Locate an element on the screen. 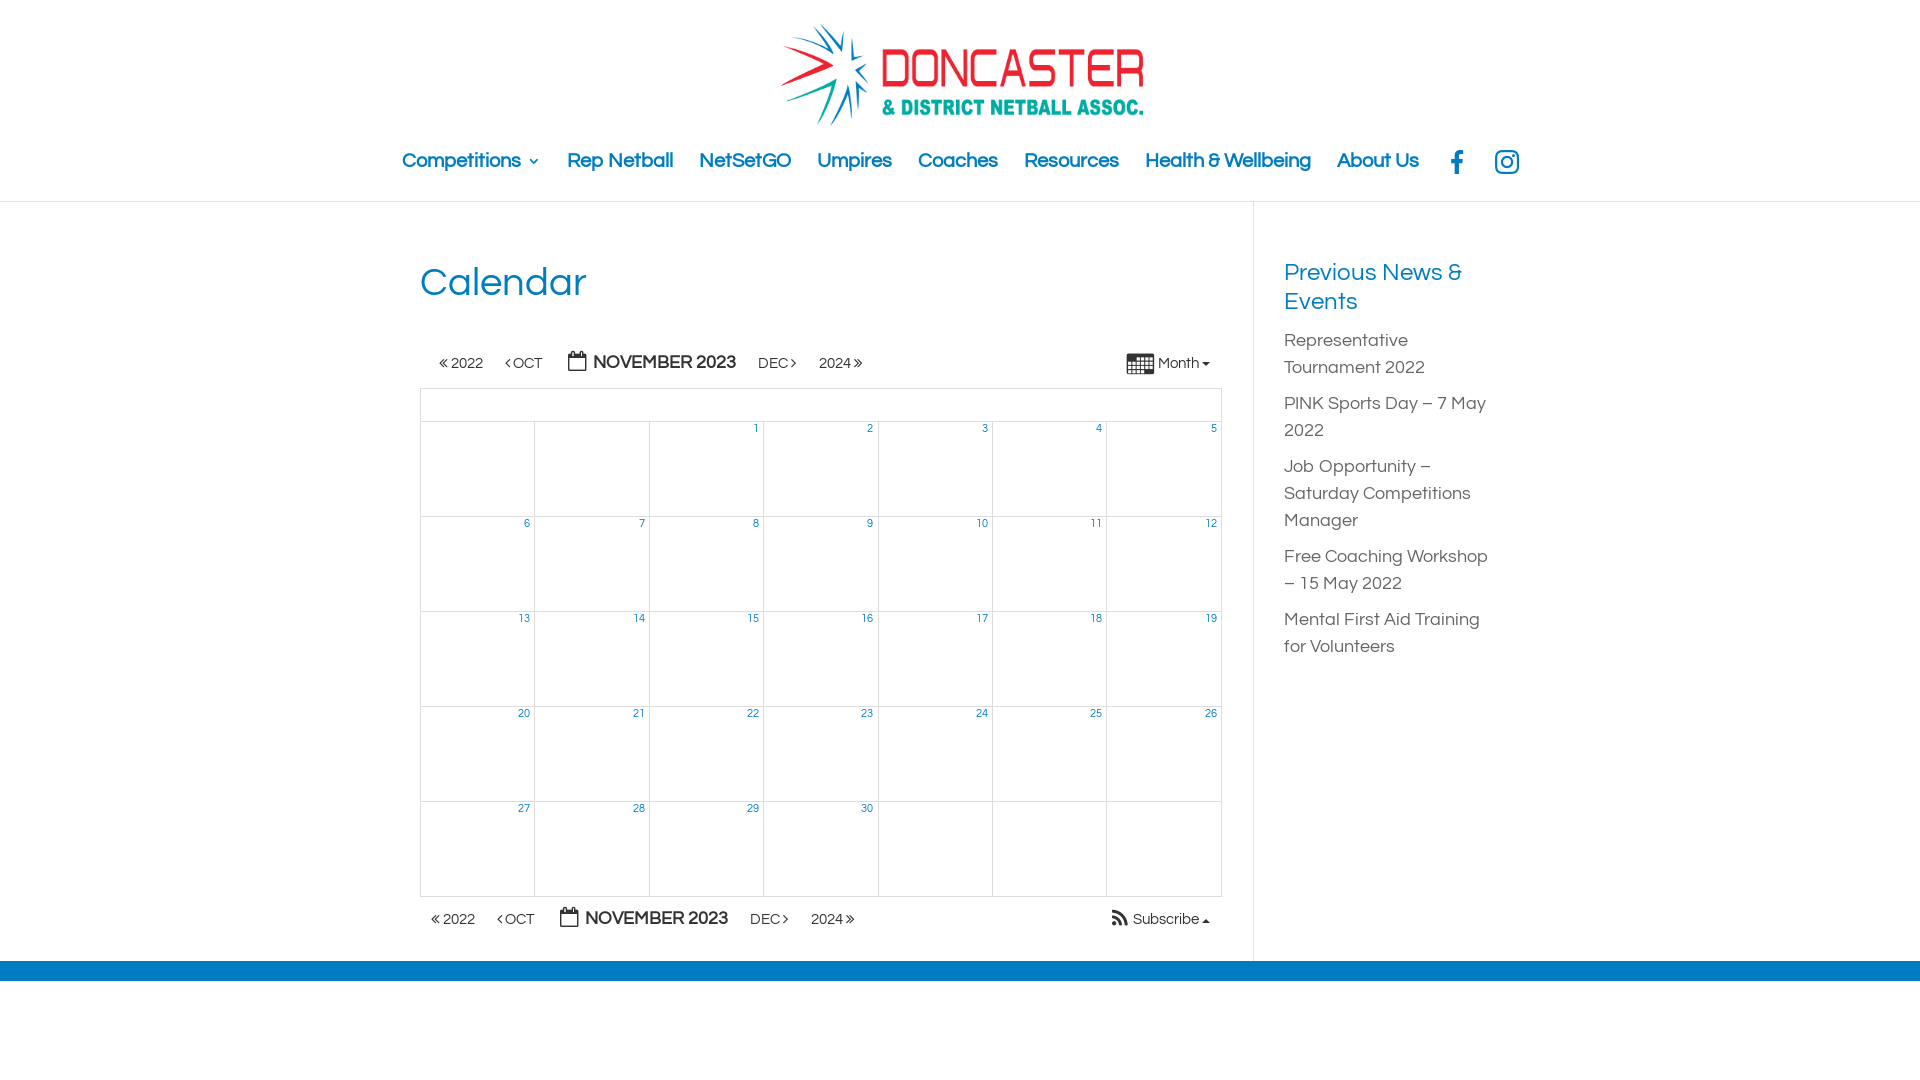 The width and height of the screenshot is (1920, 1080). 'Umpires' is located at coordinates (853, 173).